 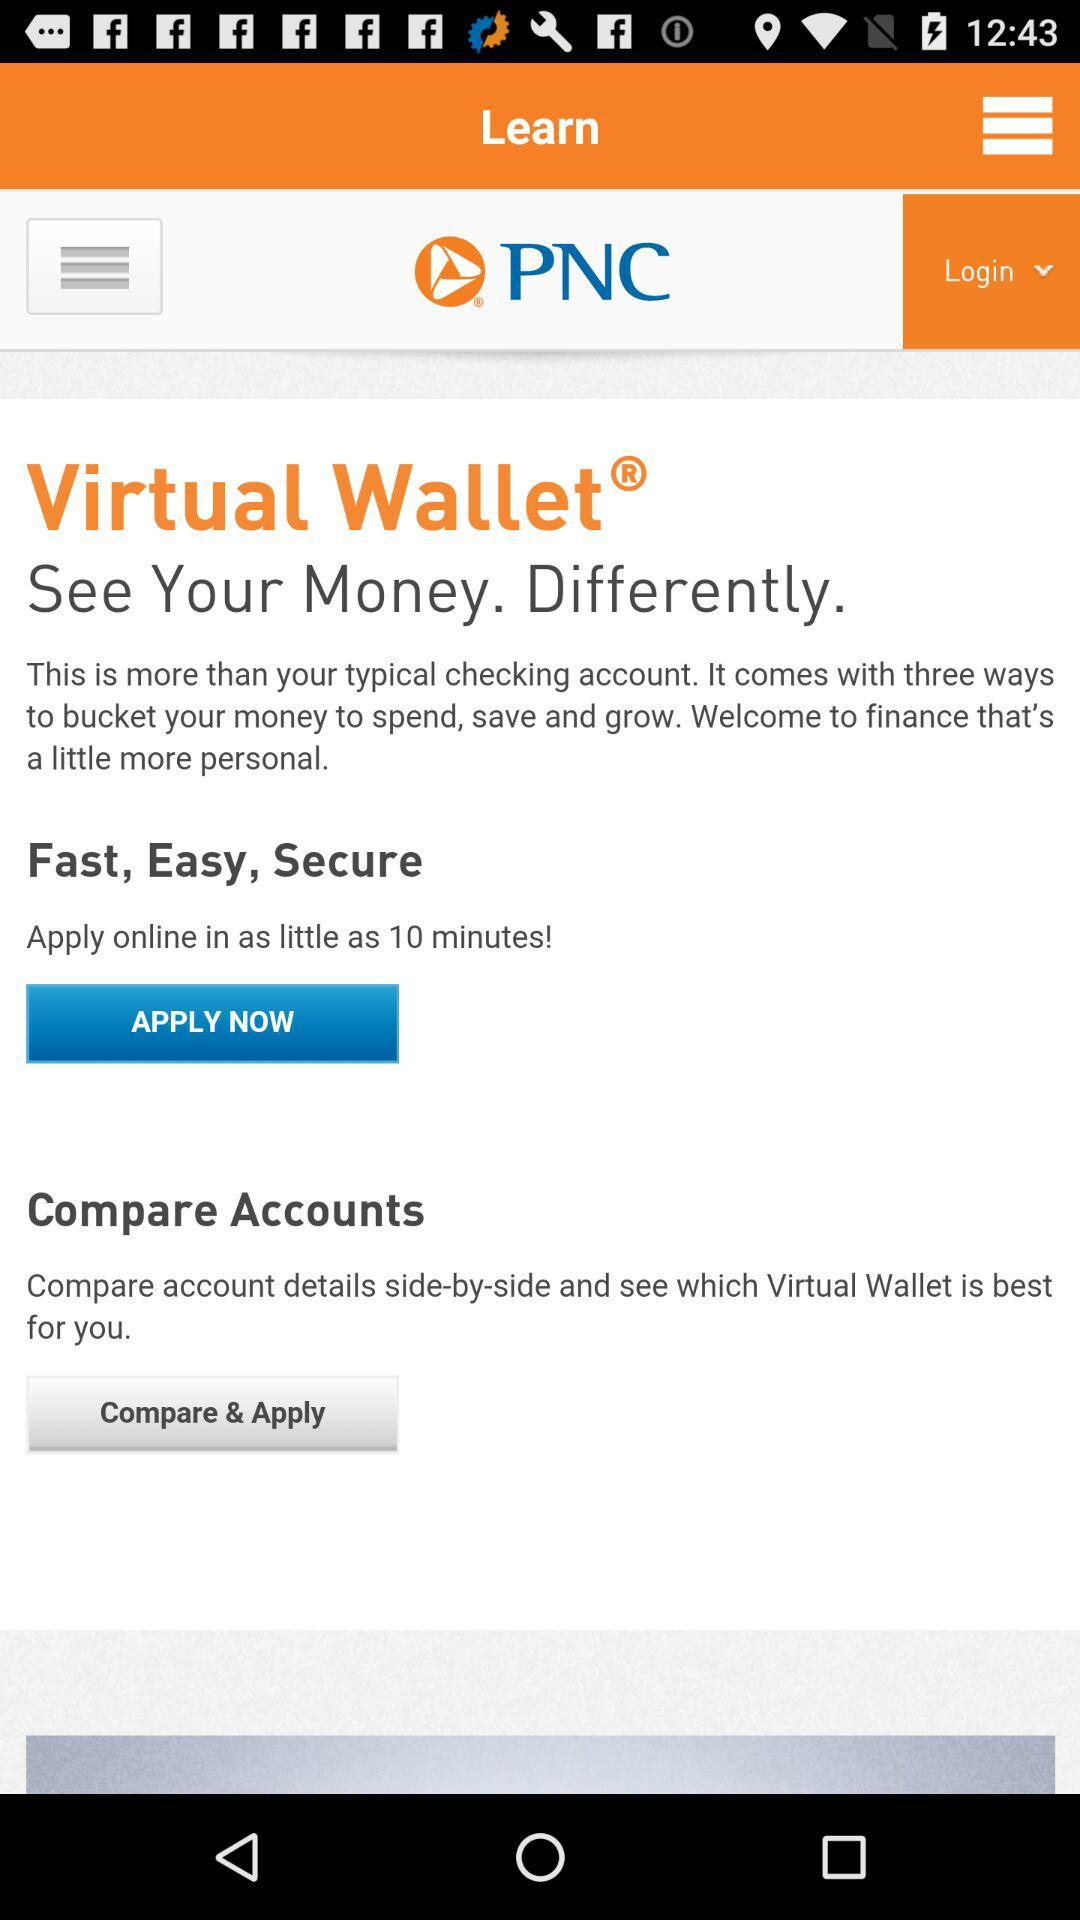 I want to click on the menu icon, so click(x=1017, y=133).